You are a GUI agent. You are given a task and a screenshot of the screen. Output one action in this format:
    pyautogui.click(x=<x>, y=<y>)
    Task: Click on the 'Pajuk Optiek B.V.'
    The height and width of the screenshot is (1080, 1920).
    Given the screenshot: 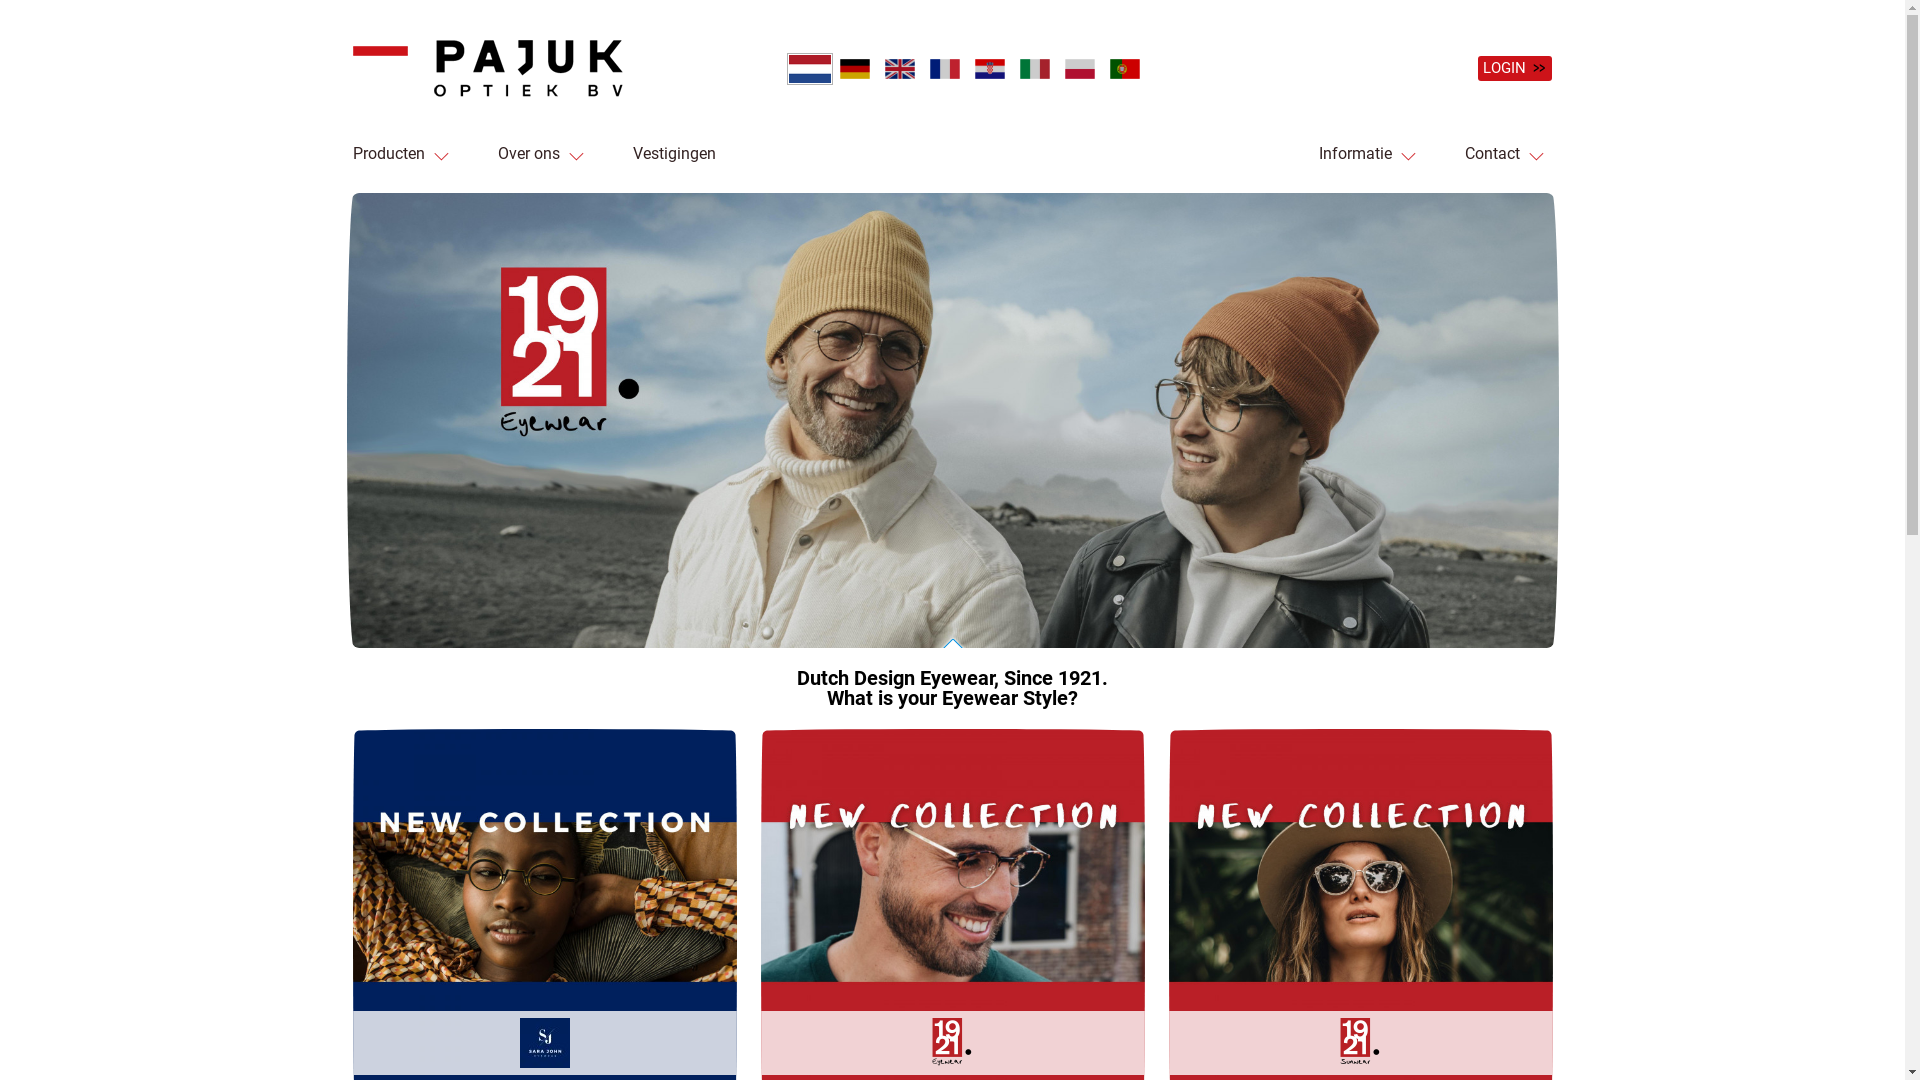 What is the action you would take?
    pyautogui.click(x=351, y=67)
    